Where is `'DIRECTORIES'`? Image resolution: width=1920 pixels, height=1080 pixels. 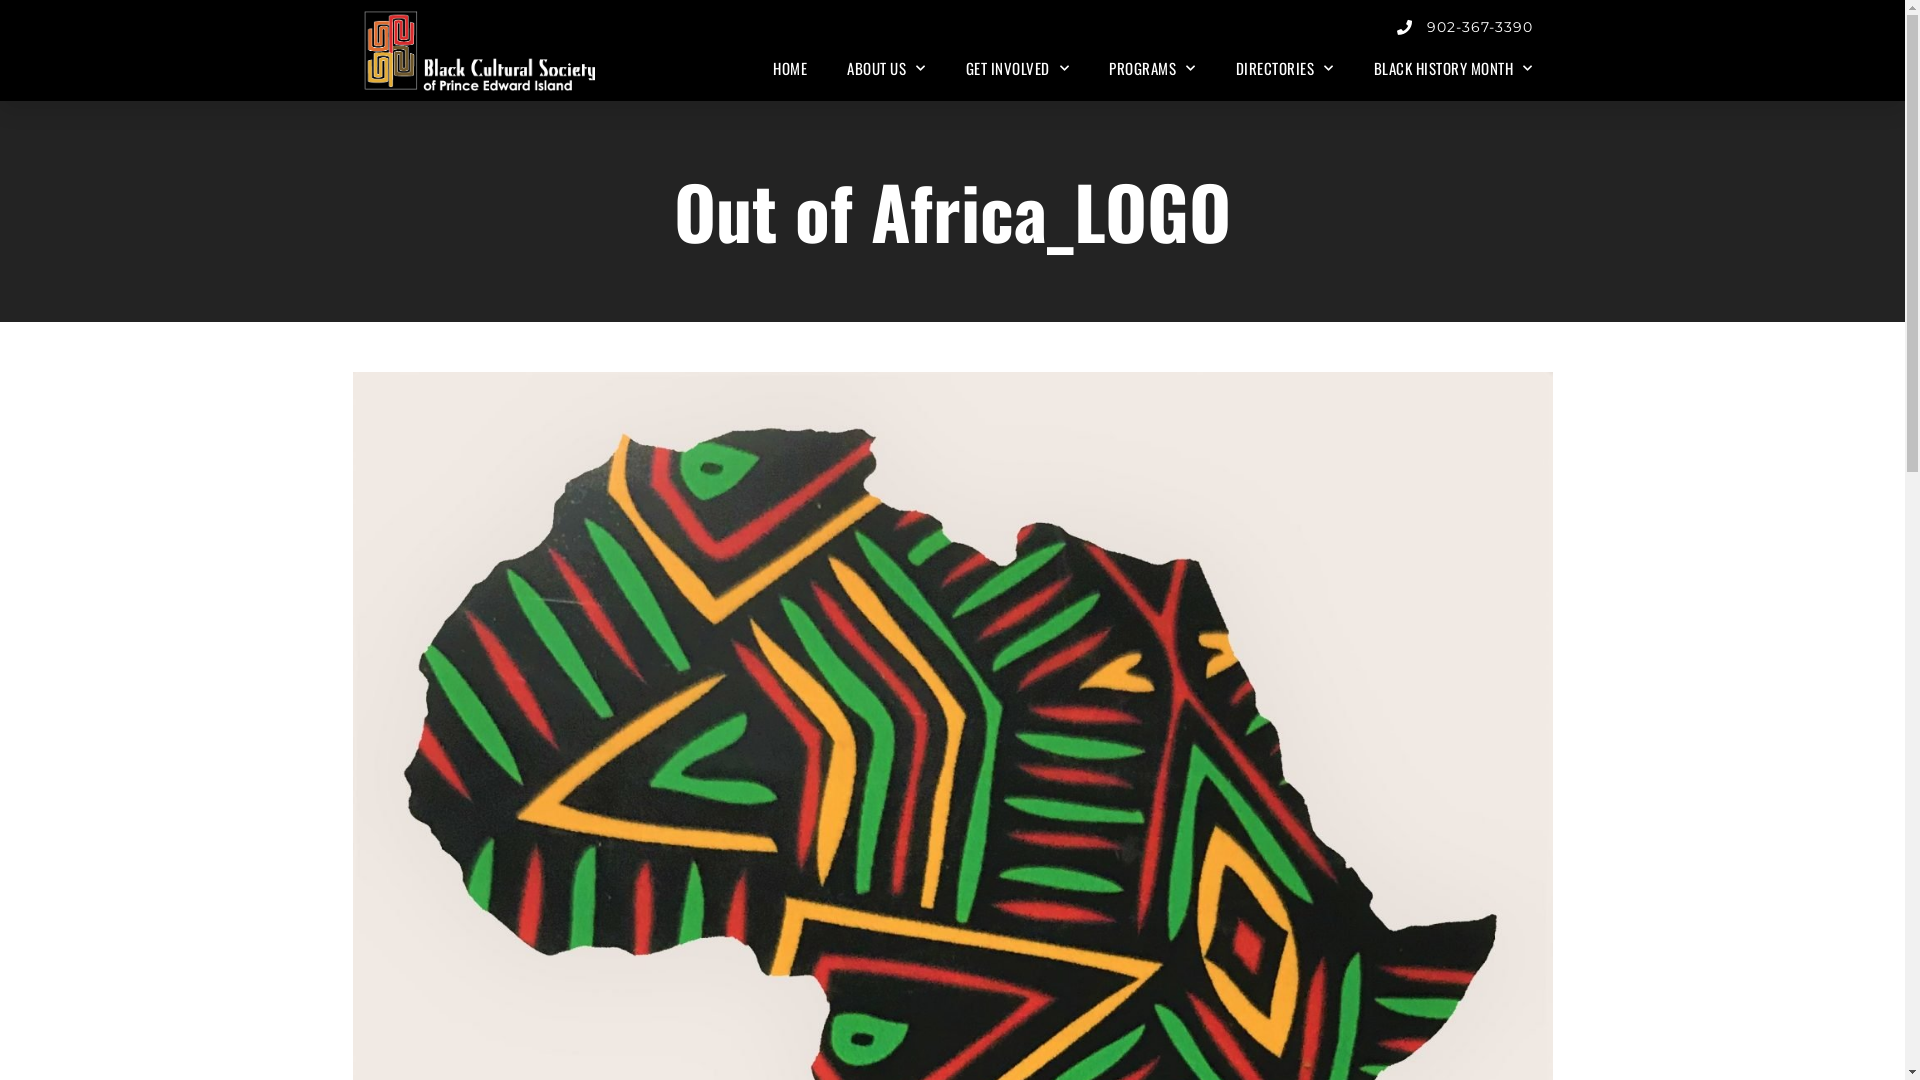
'DIRECTORIES' is located at coordinates (1285, 67).